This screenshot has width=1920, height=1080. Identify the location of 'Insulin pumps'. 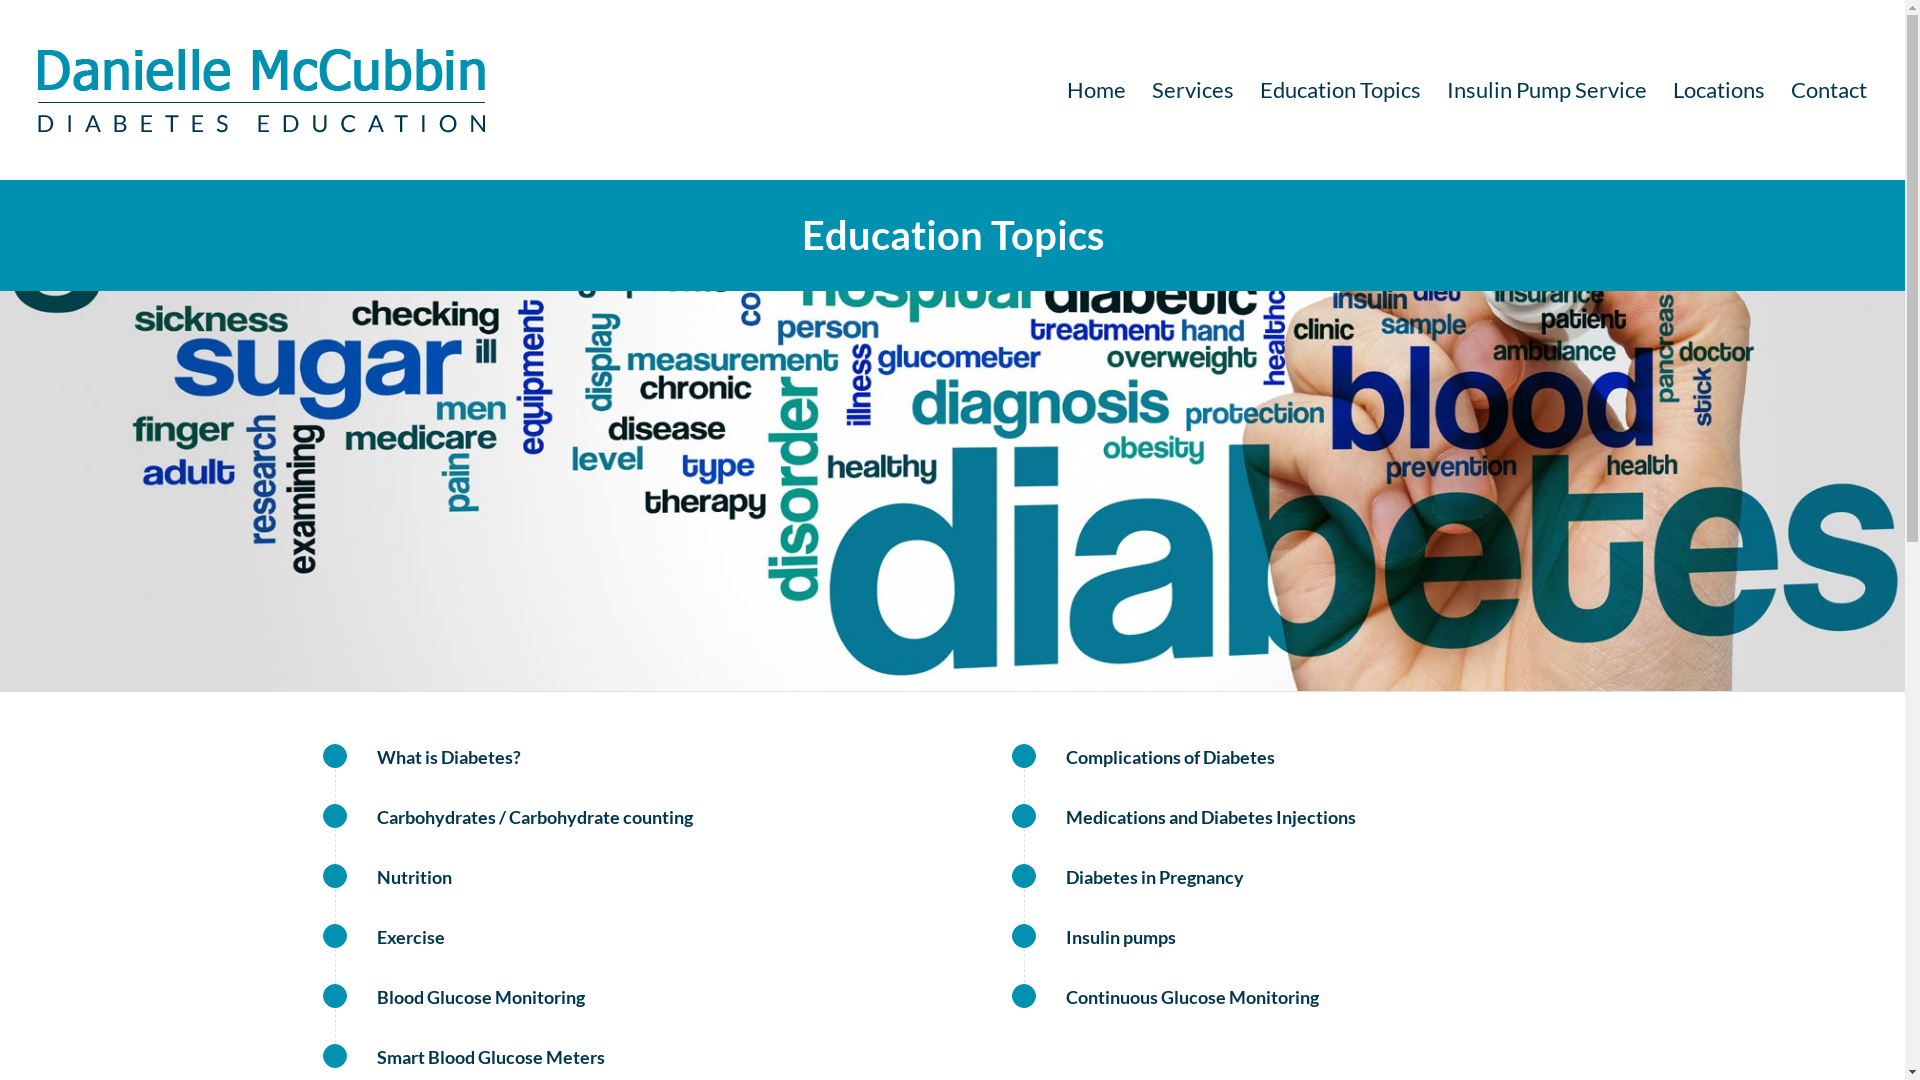
(1023, 936).